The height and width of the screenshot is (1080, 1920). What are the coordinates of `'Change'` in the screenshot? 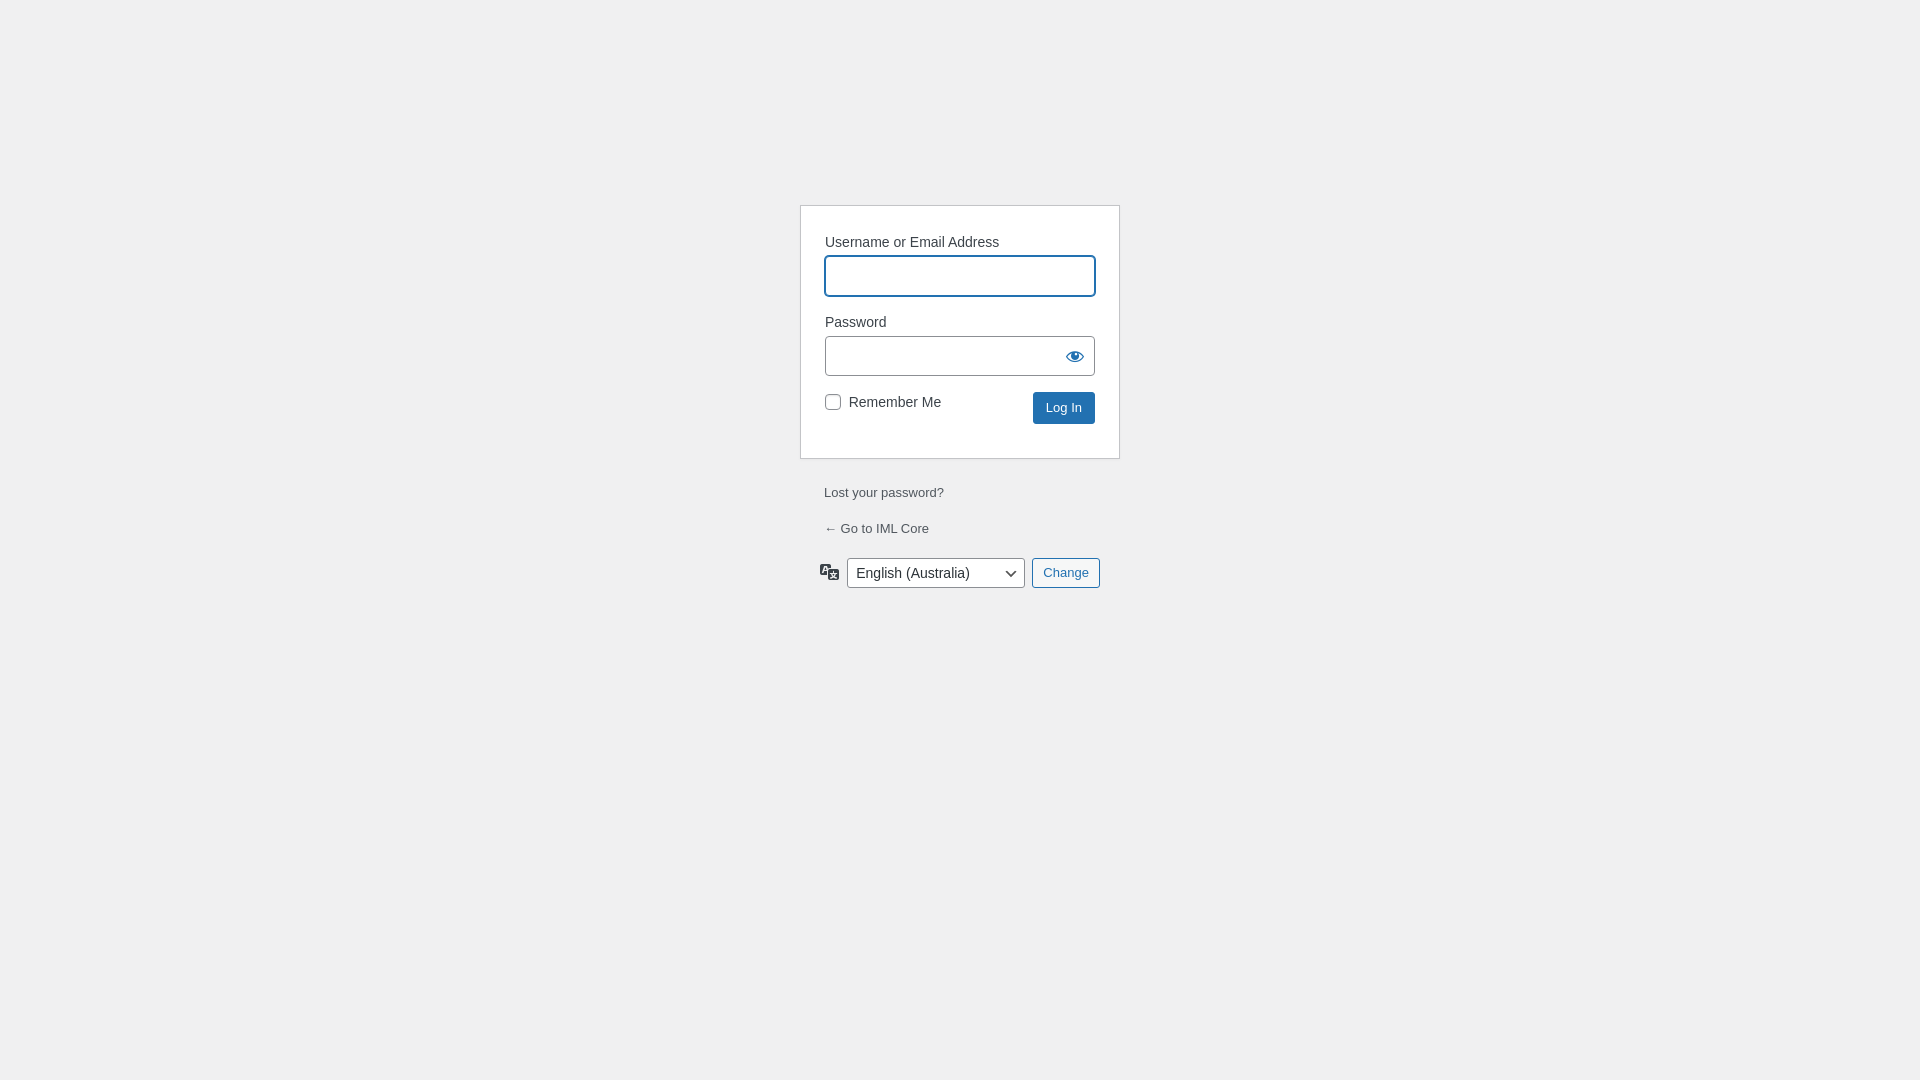 It's located at (1064, 573).